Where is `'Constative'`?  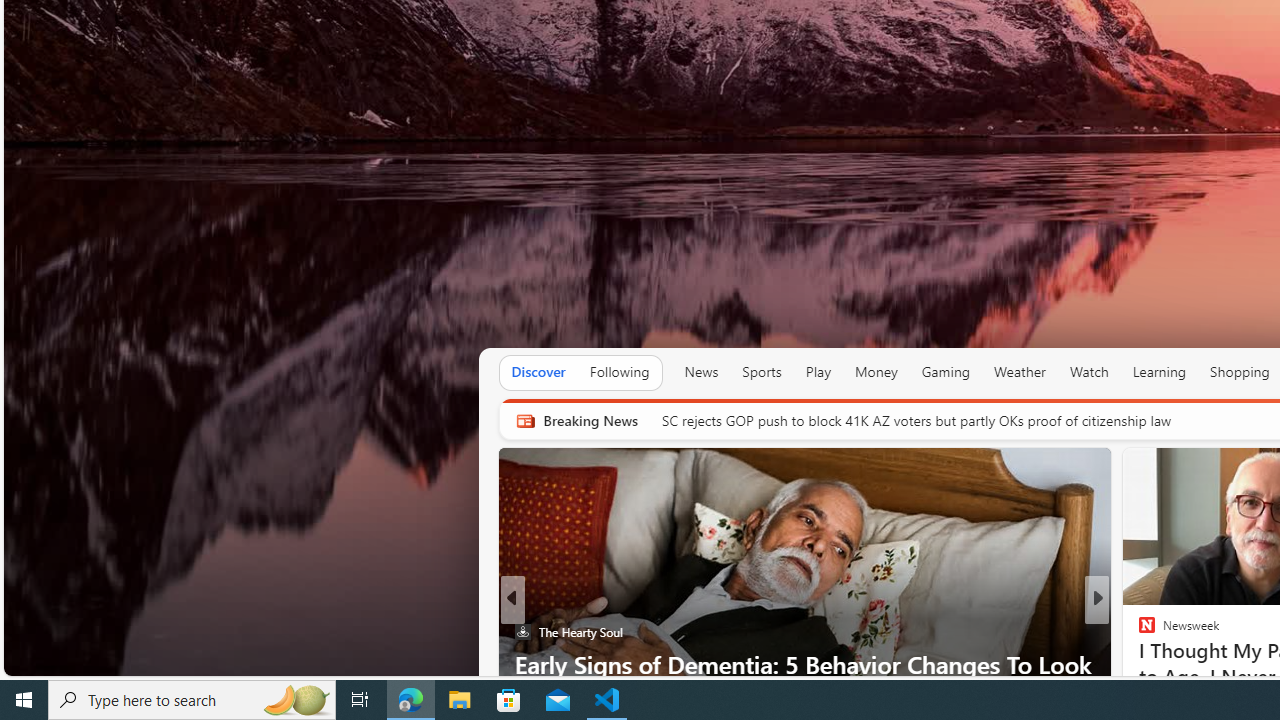
'Constative' is located at coordinates (1138, 632).